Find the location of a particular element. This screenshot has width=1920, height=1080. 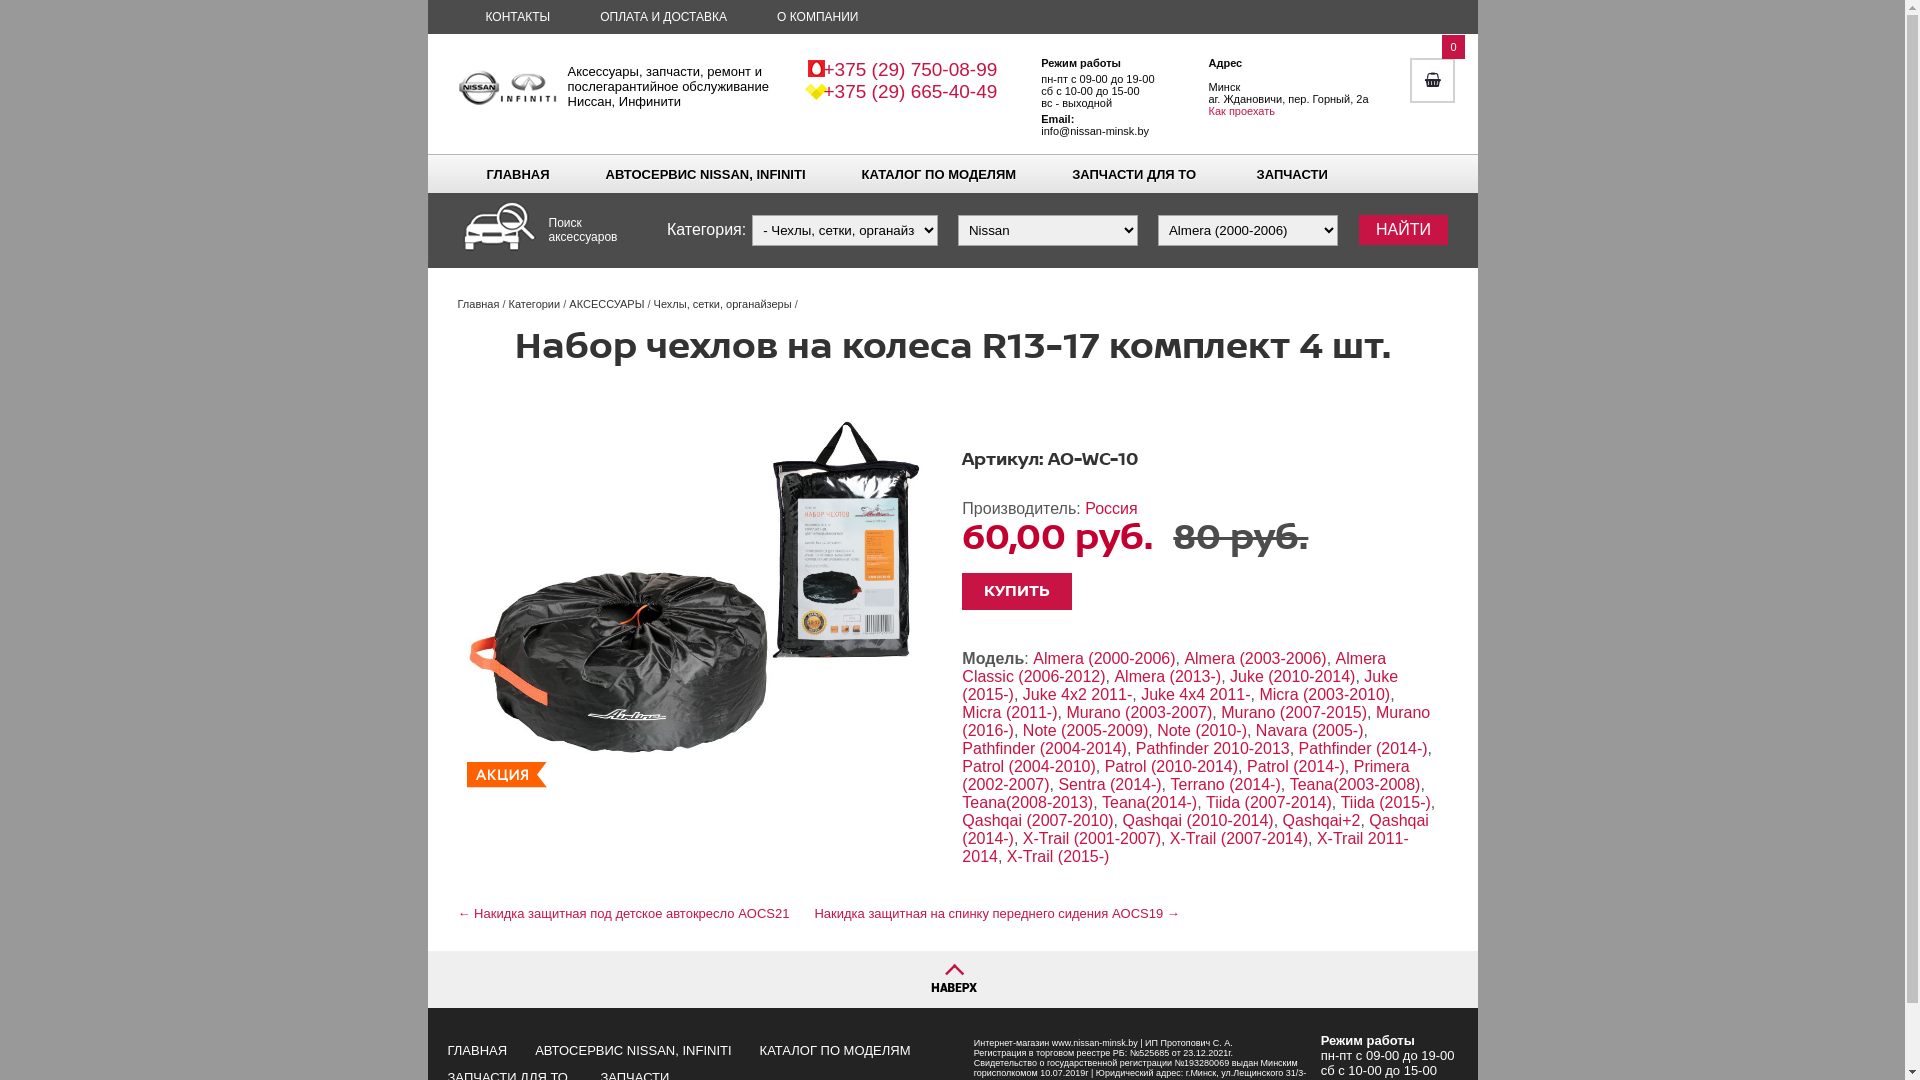

'Qashqai (2010-2014)' is located at coordinates (1197, 820).